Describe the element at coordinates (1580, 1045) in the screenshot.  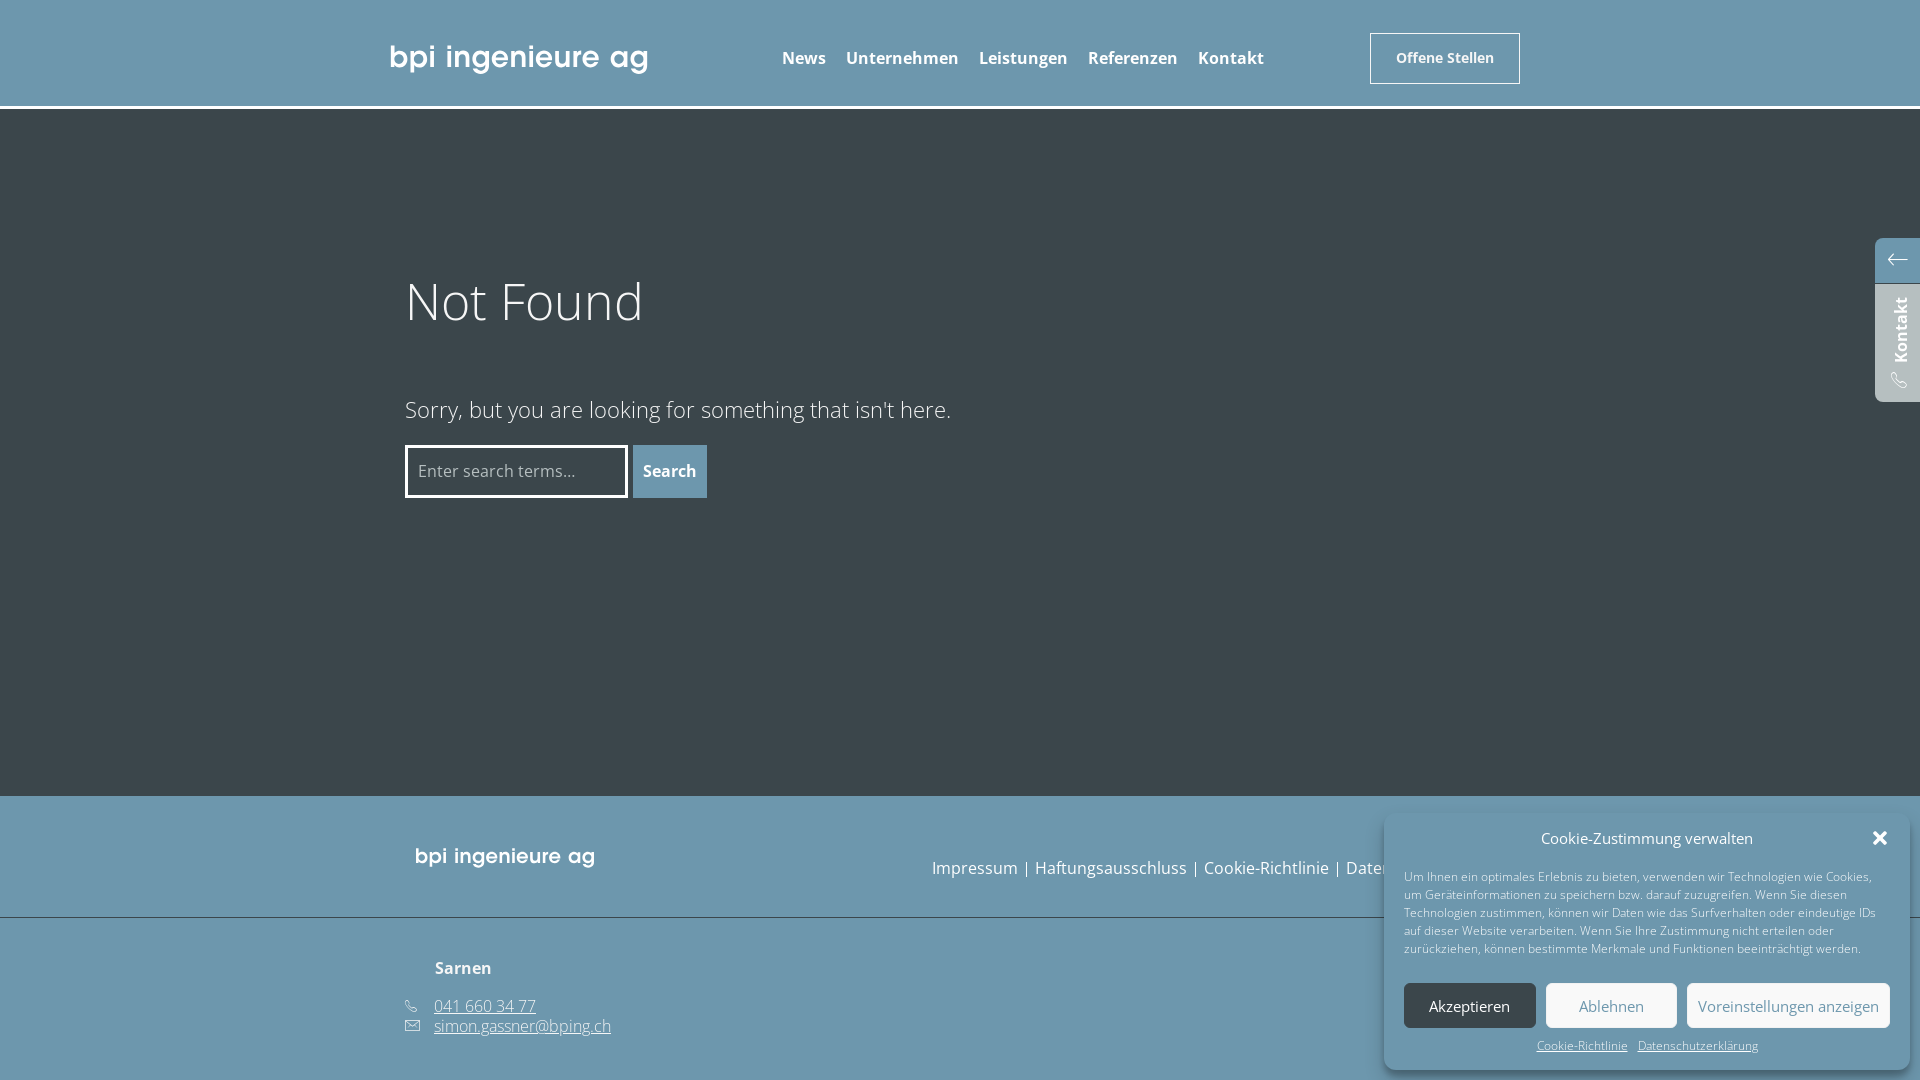
I see `'Cookie-Richtlinie'` at that location.